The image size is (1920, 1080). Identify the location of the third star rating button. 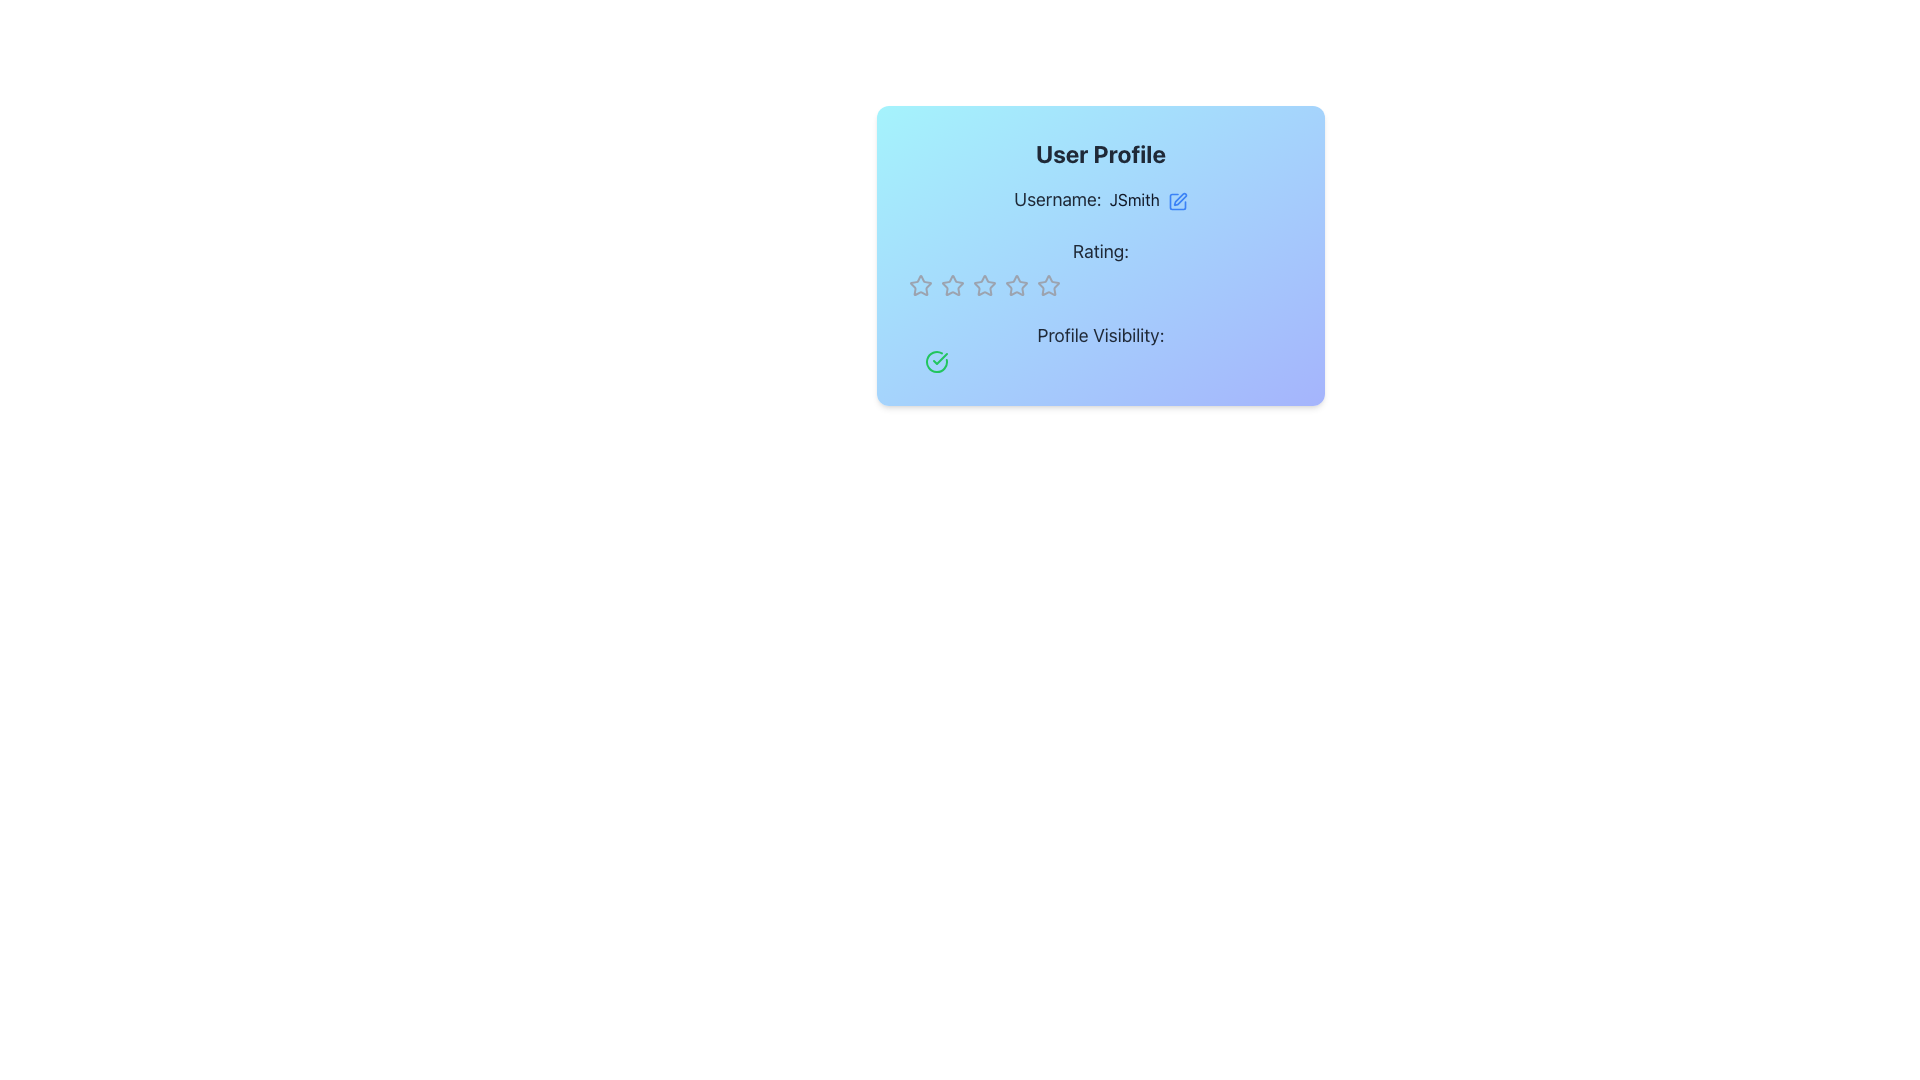
(984, 285).